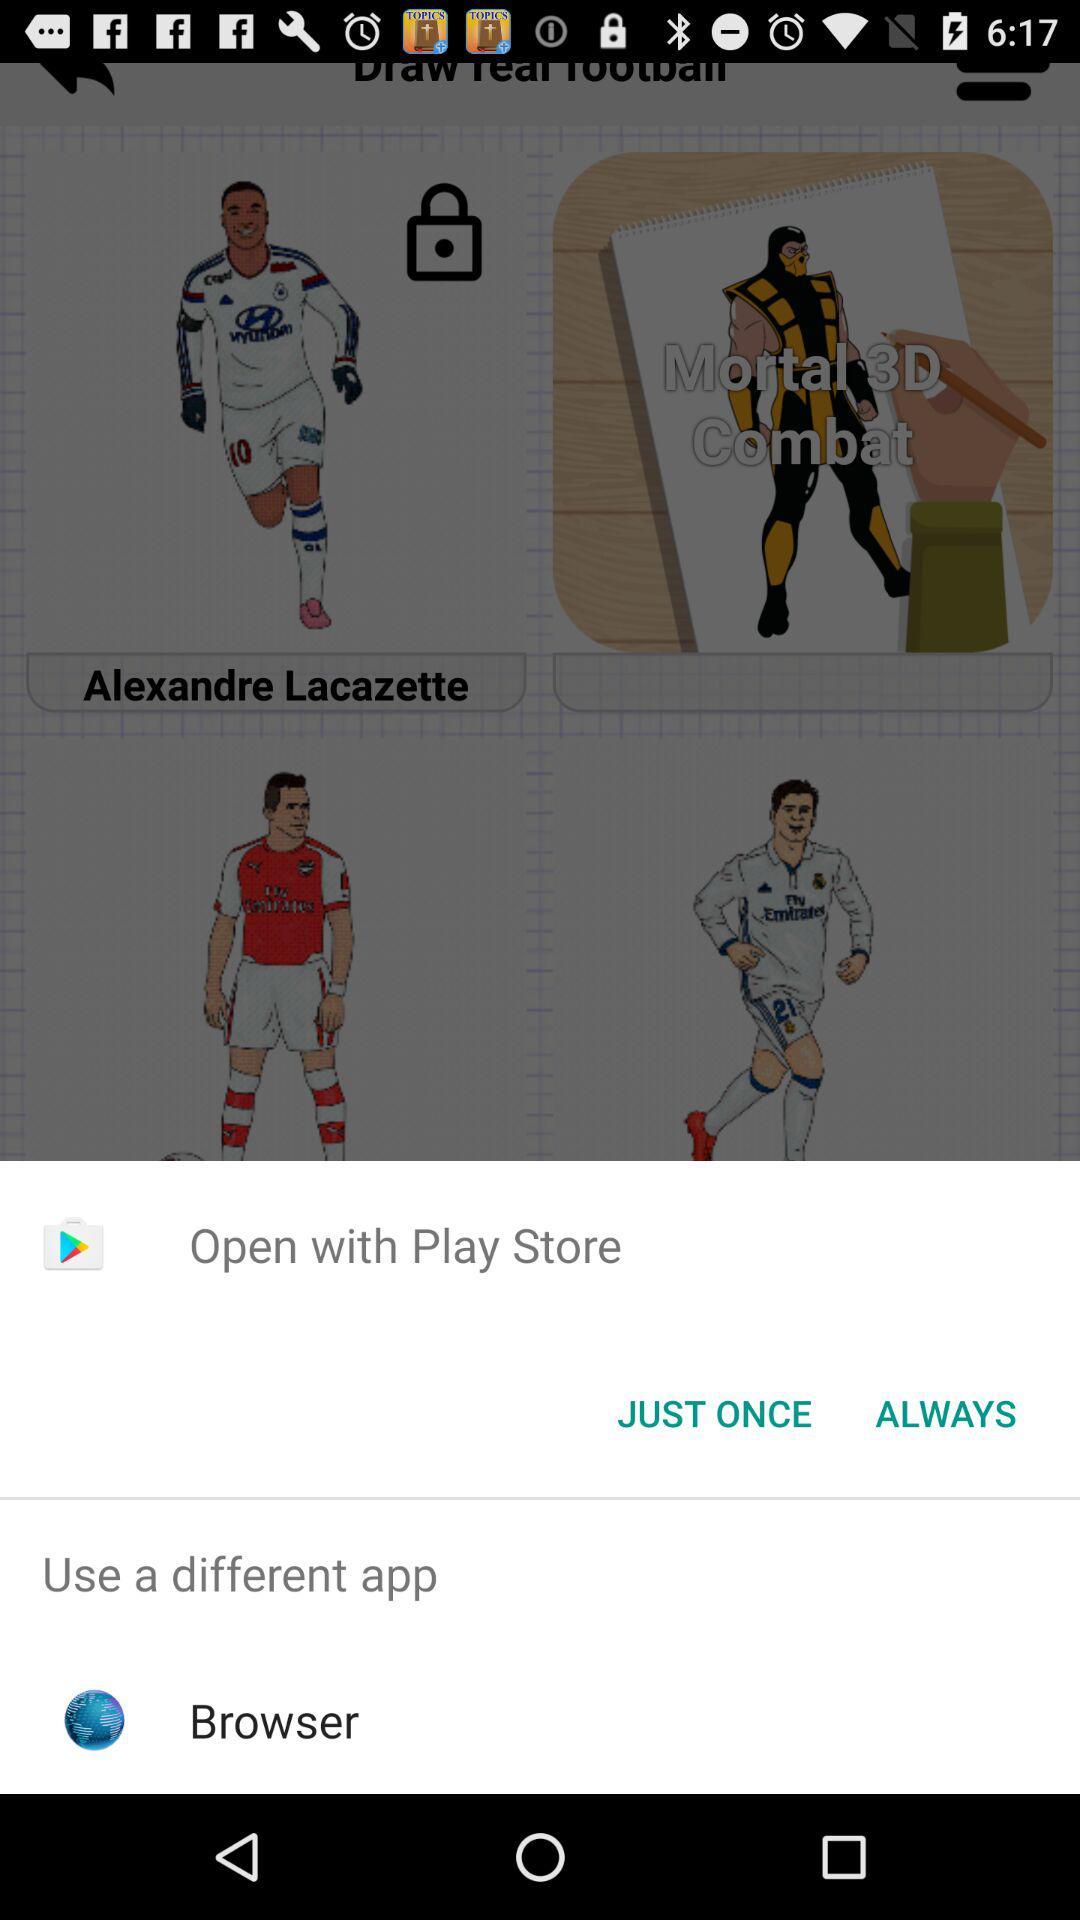  I want to click on icon to the left of always, so click(713, 1411).